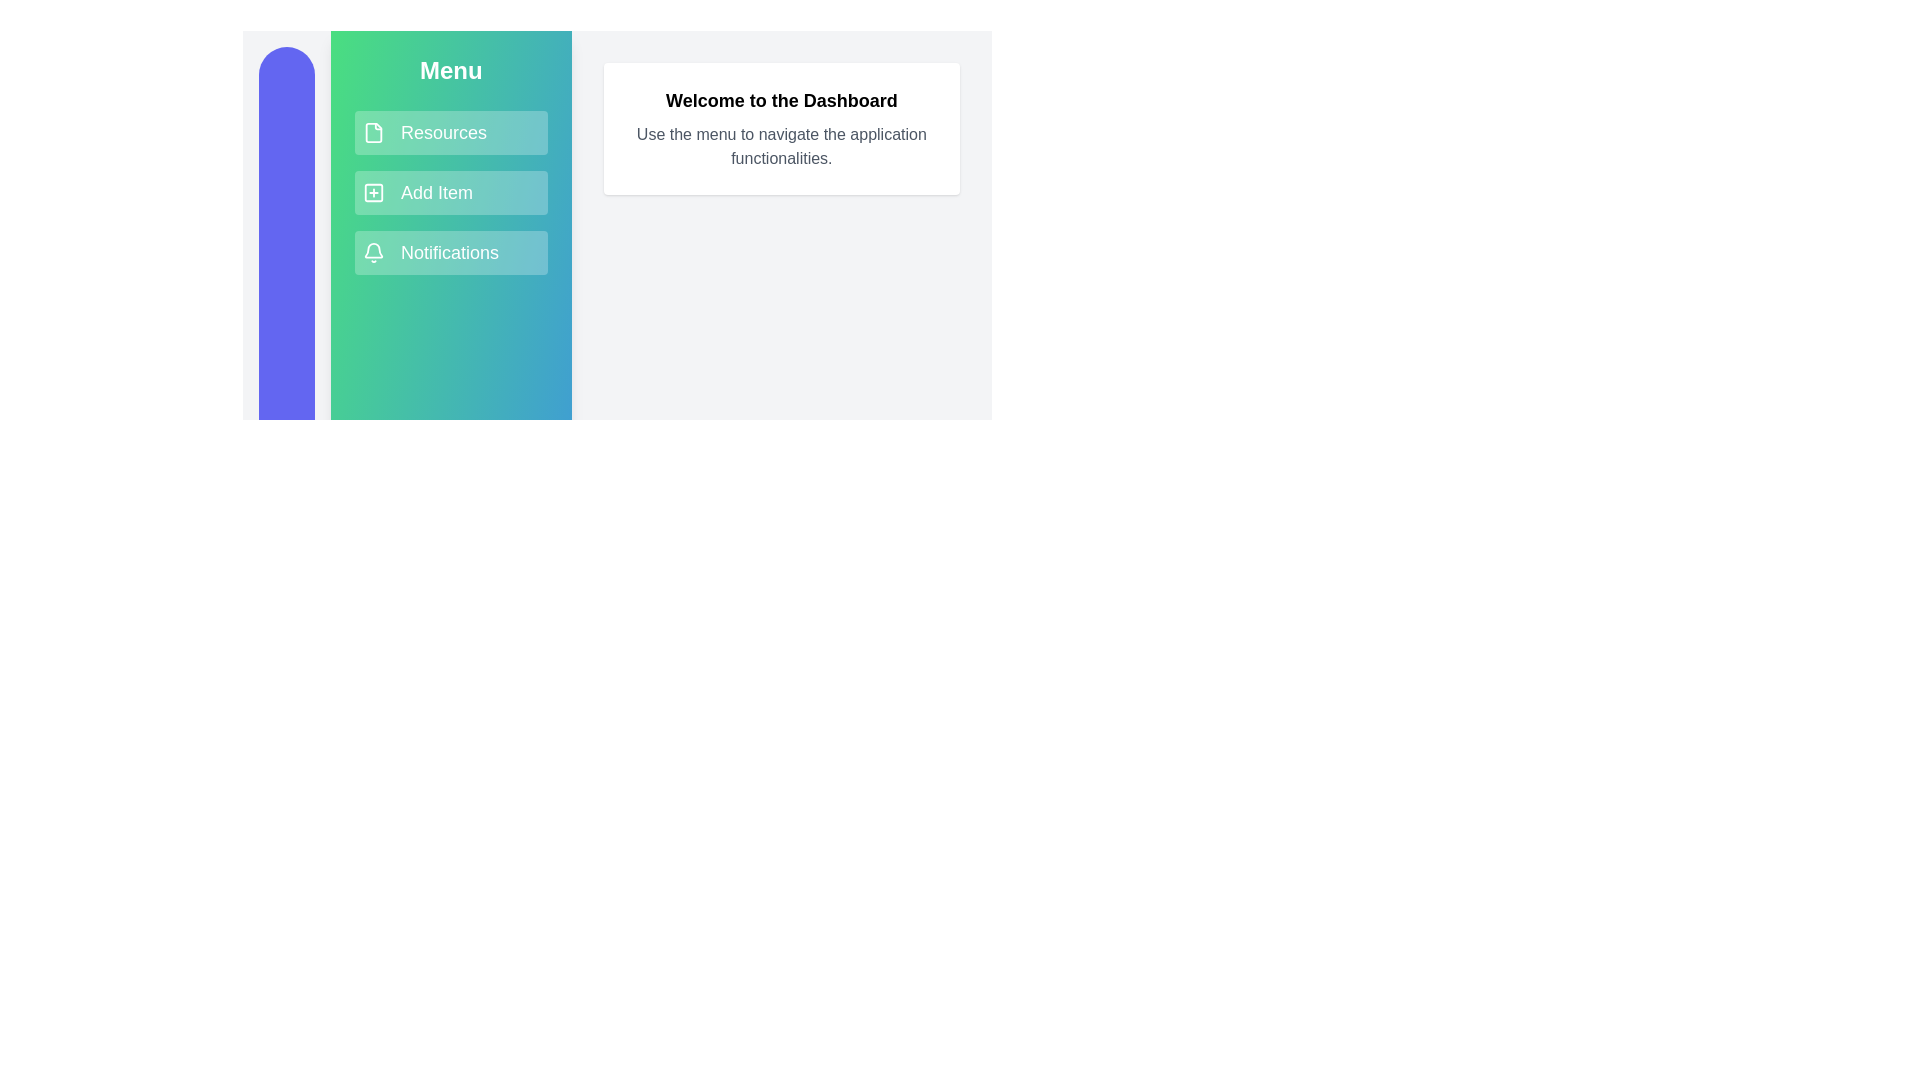 The image size is (1920, 1080). Describe the element at coordinates (450, 252) in the screenshot. I see `the menu item Notifications to navigate or trigger its action` at that location.